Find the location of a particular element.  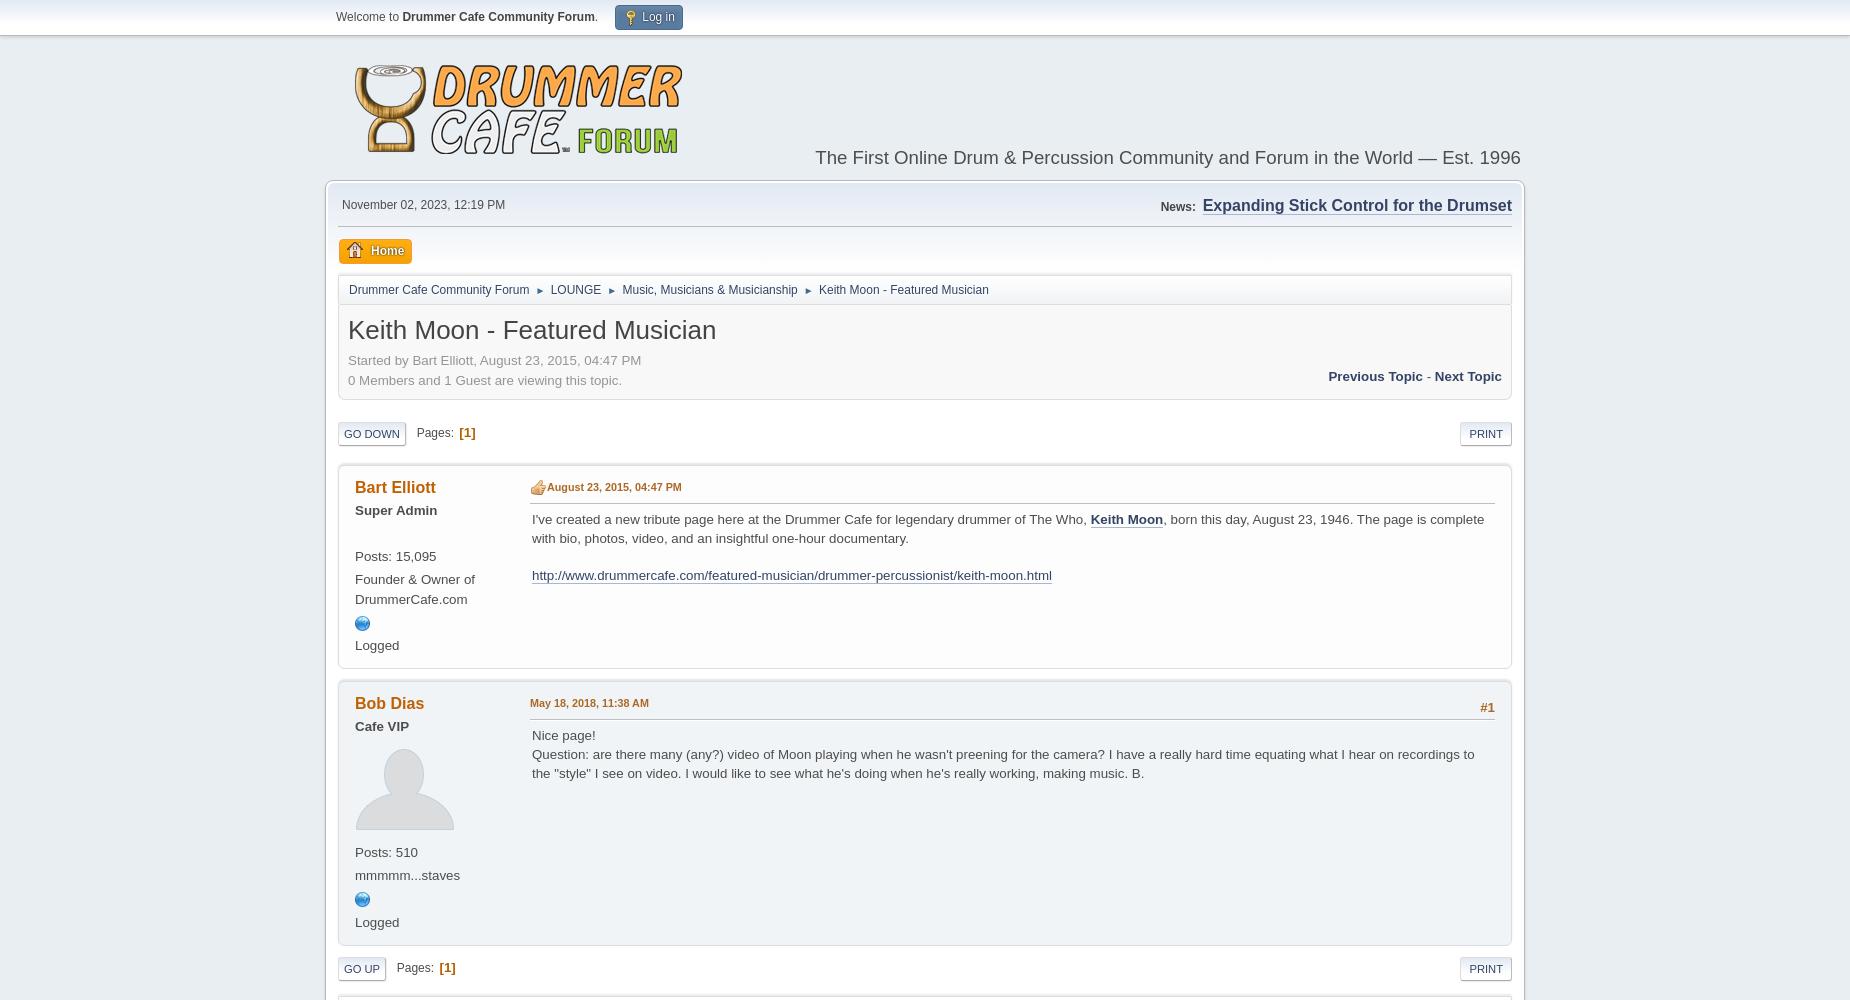

'Started by Bart Elliott, August 23, 2015, 04:47 PM' is located at coordinates (494, 358).